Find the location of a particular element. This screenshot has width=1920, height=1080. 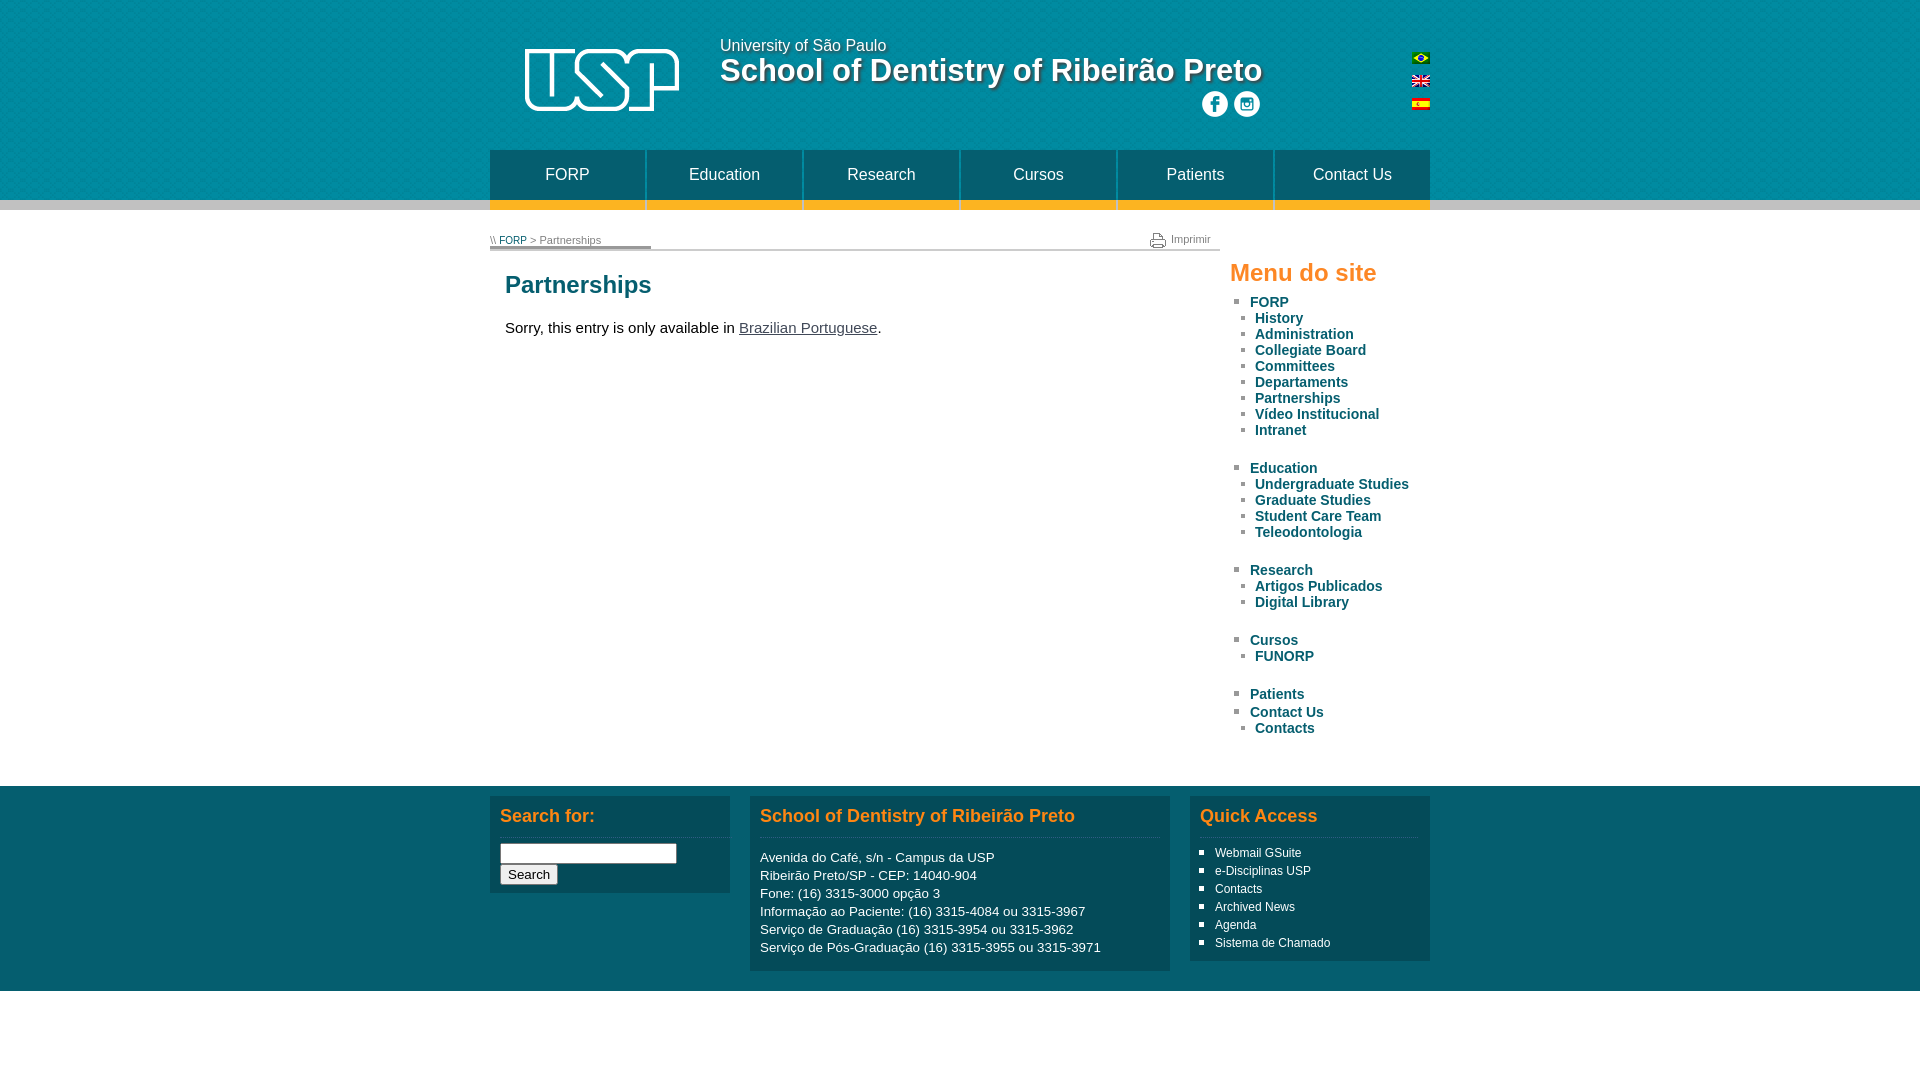

'History' is located at coordinates (1253, 316).